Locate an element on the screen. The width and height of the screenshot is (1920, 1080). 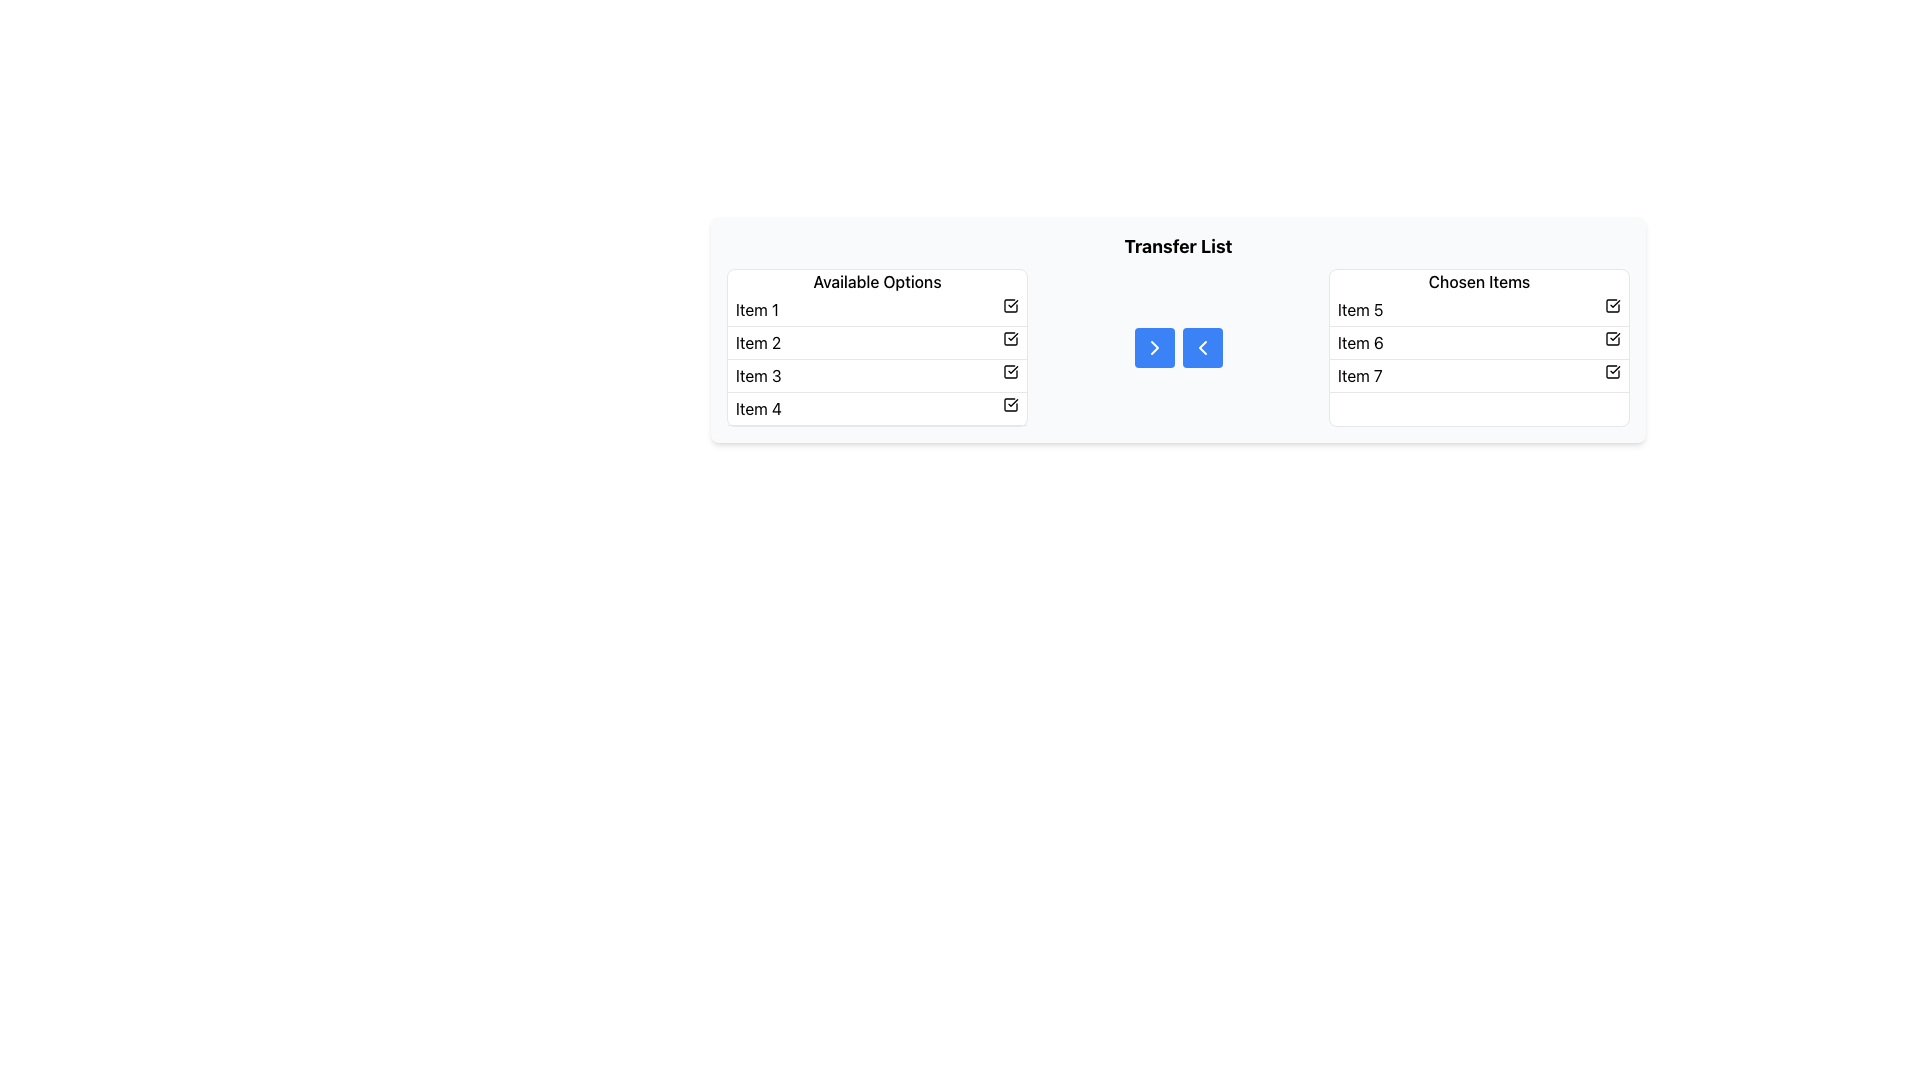
the transfer button located at the center of the interface, positioned to the right of the left navigation button and above the label 'Transfer List', to initiate the transfer action is located at coordinates (1201, 346).